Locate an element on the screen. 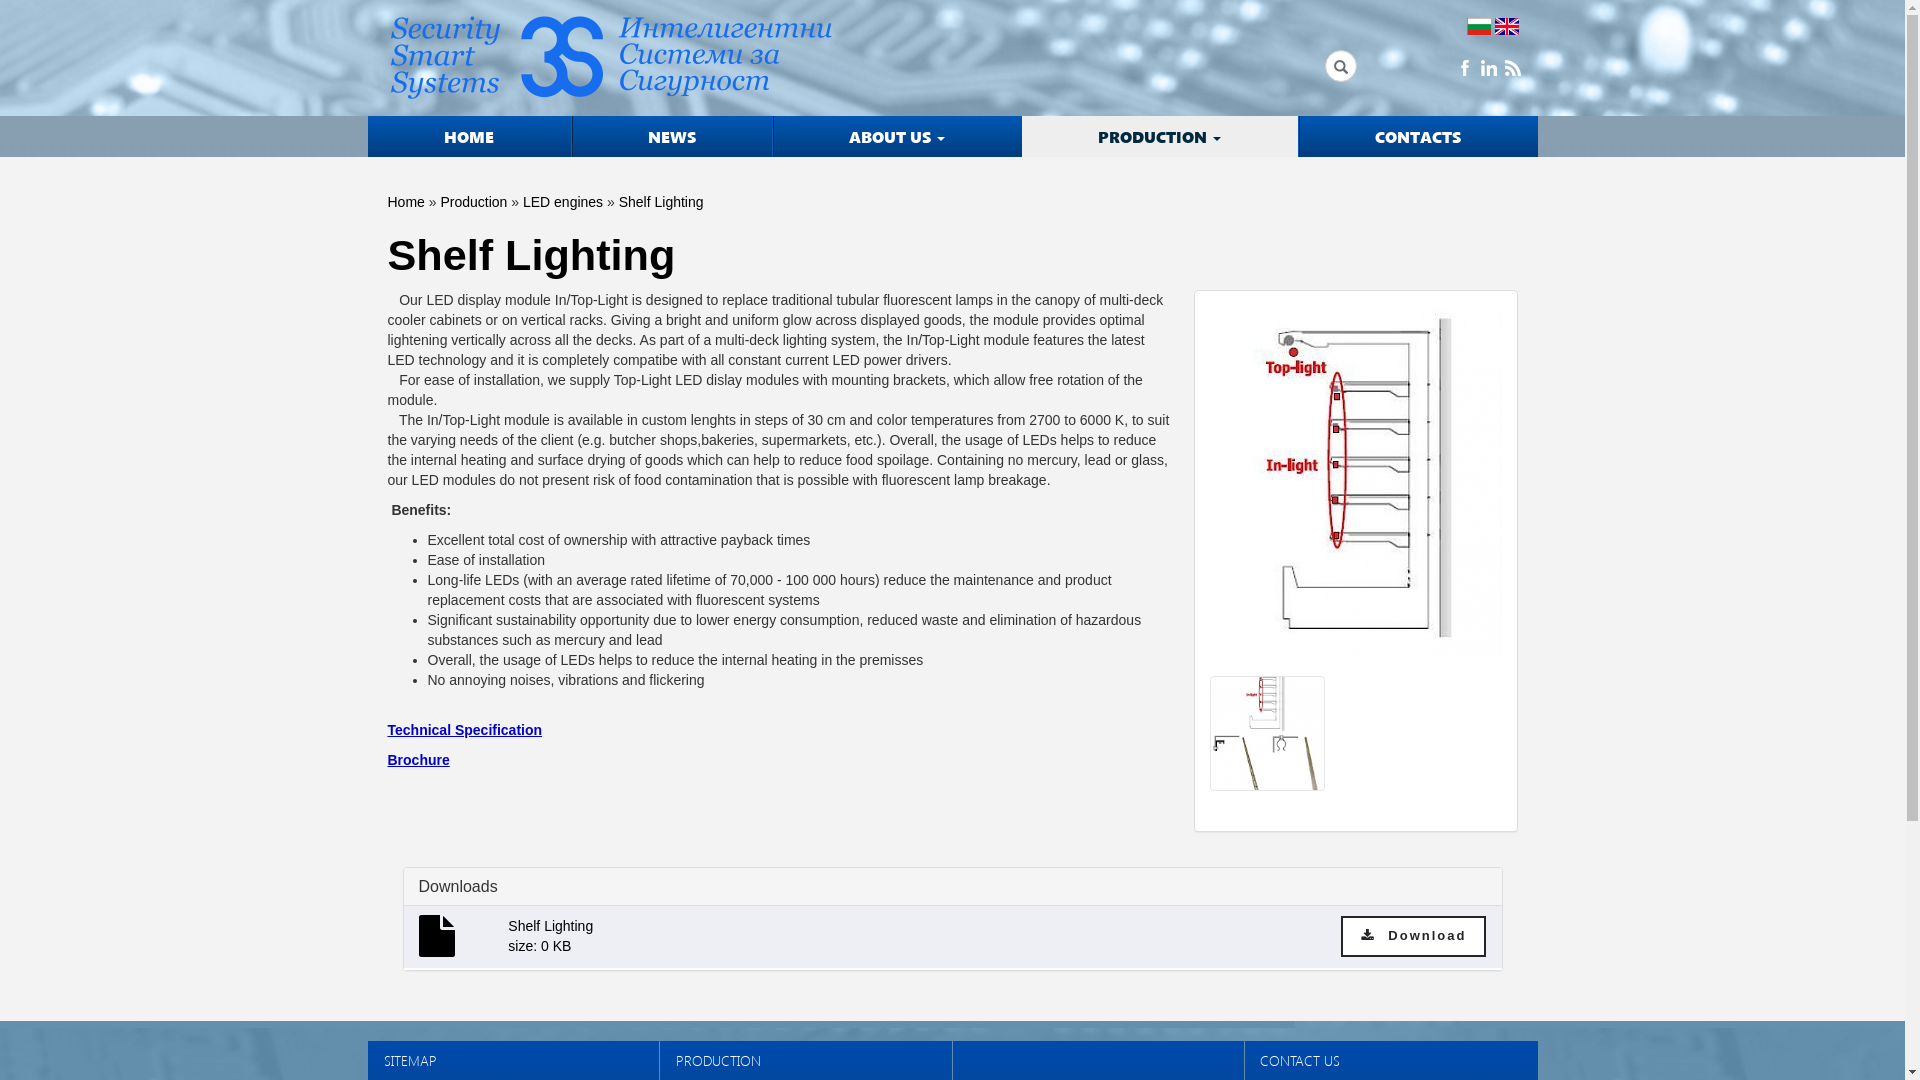 Image resolution: width=1920 pixels, height=1080 pixels. 'LED engines' is located at coordinates (561, 201).